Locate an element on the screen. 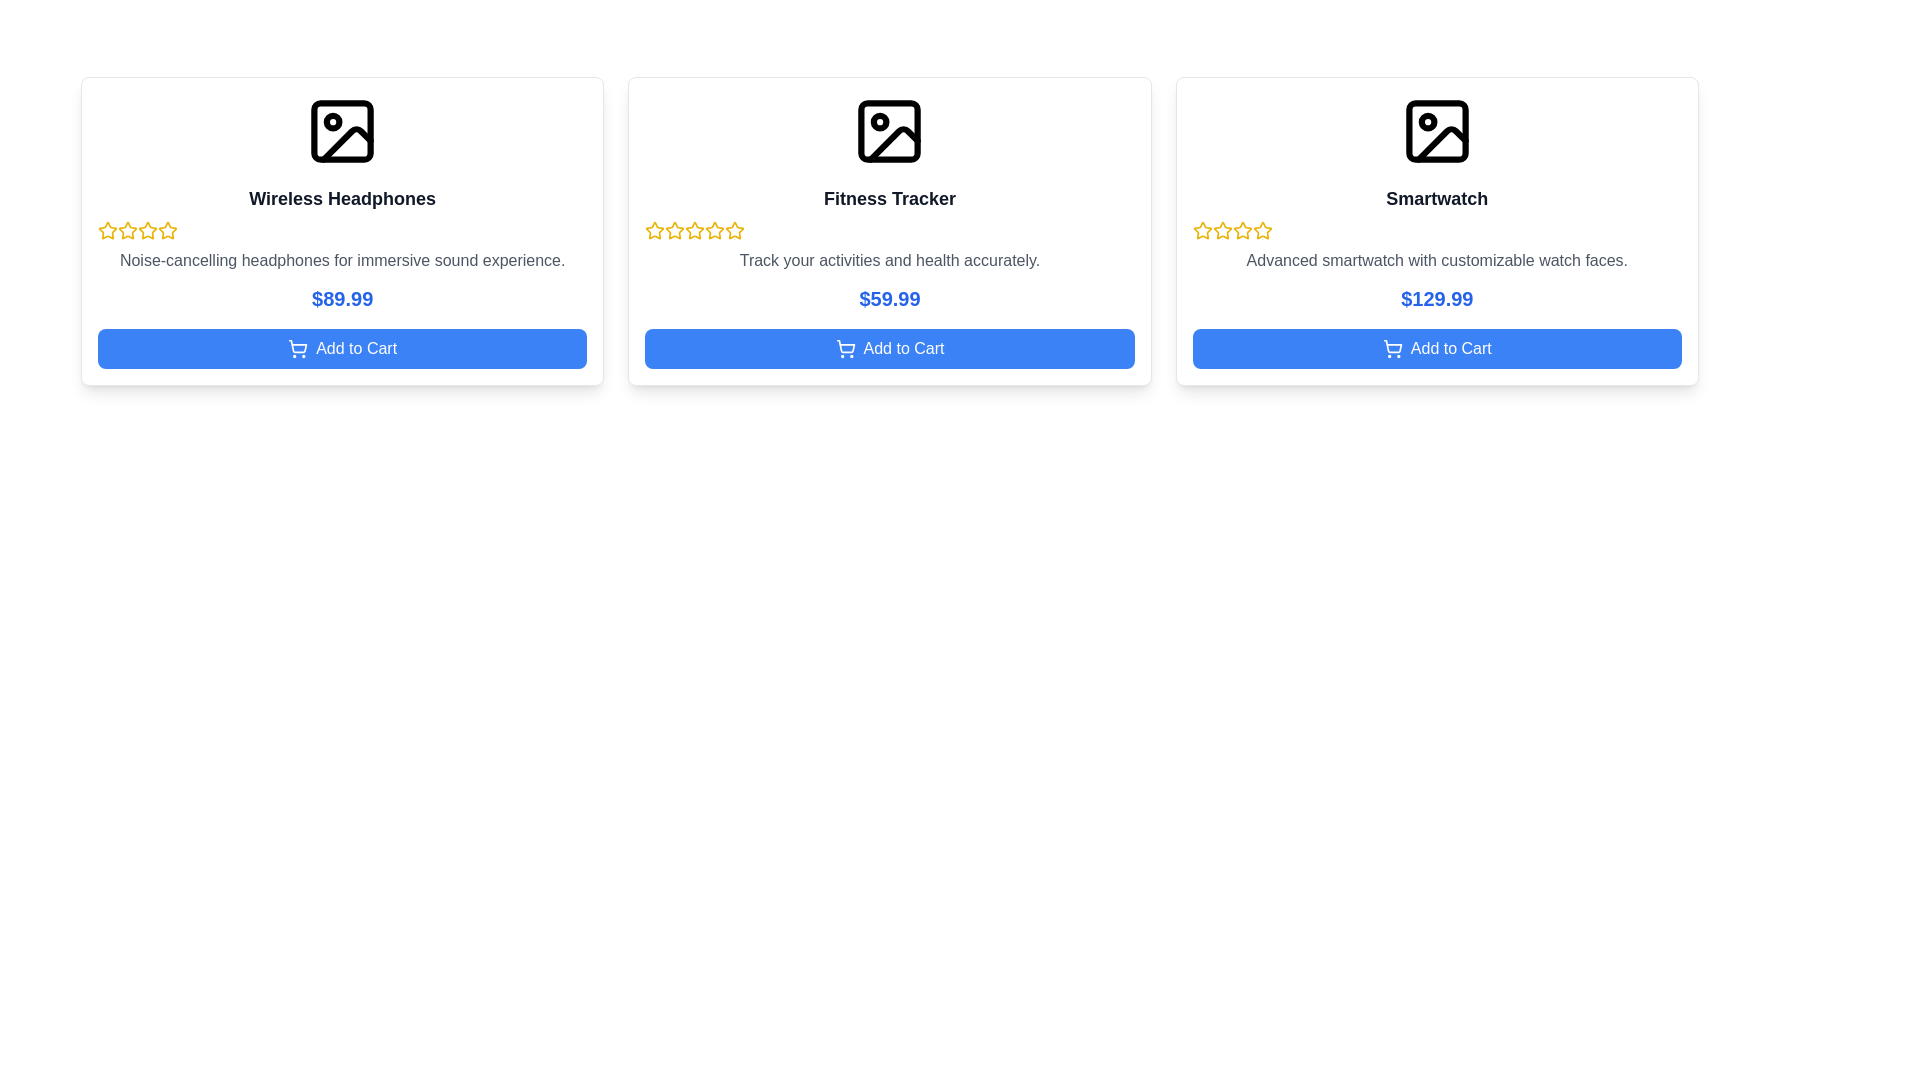 The width and height of the screenshot is (1920, 1080). the text 'Advanced smartwatch with customizable watch faces.' located below the heading 'Smartwatch' and above the price '$129.99' in the product card on the rightmost side of a row for additional information is located at coordinates (1436, 260).